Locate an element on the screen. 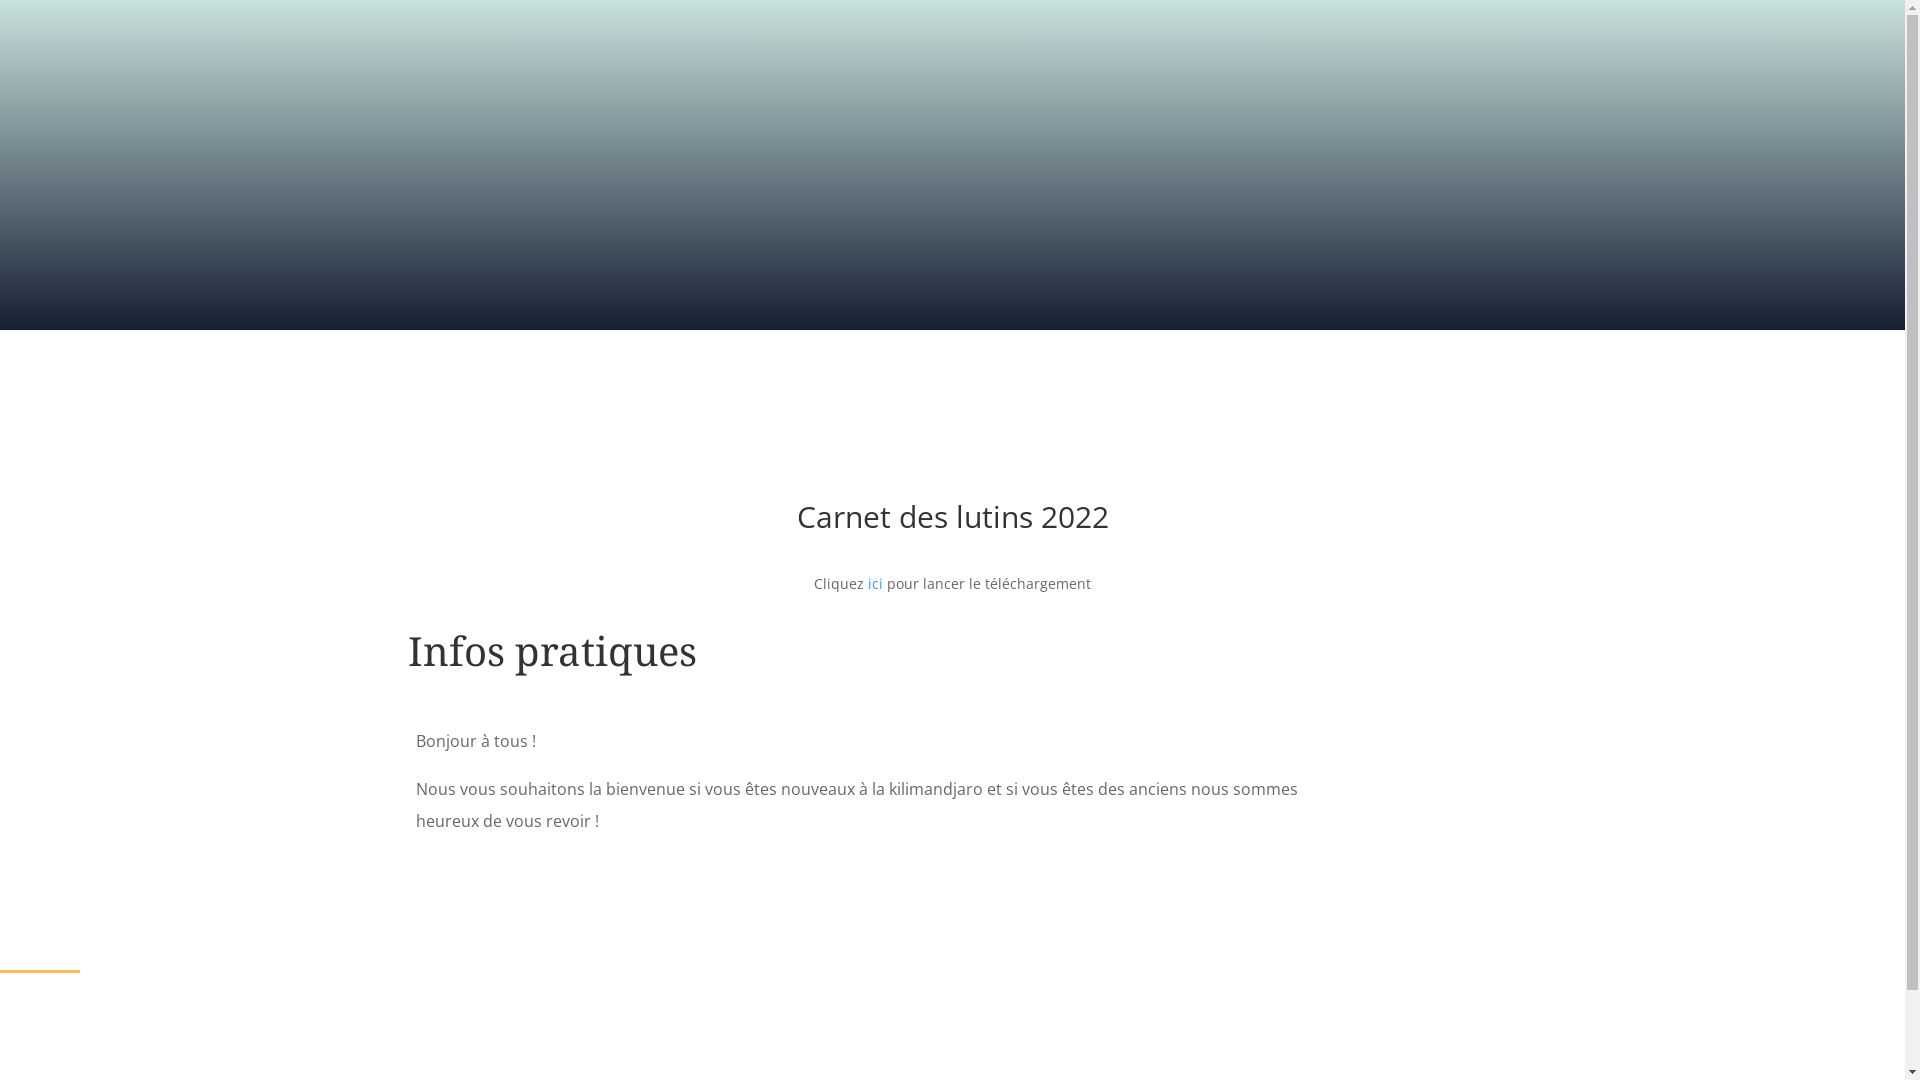 This screenshot has height=1080, width=1920. 'Infos pratiques' is located at coordinates (552, 650).